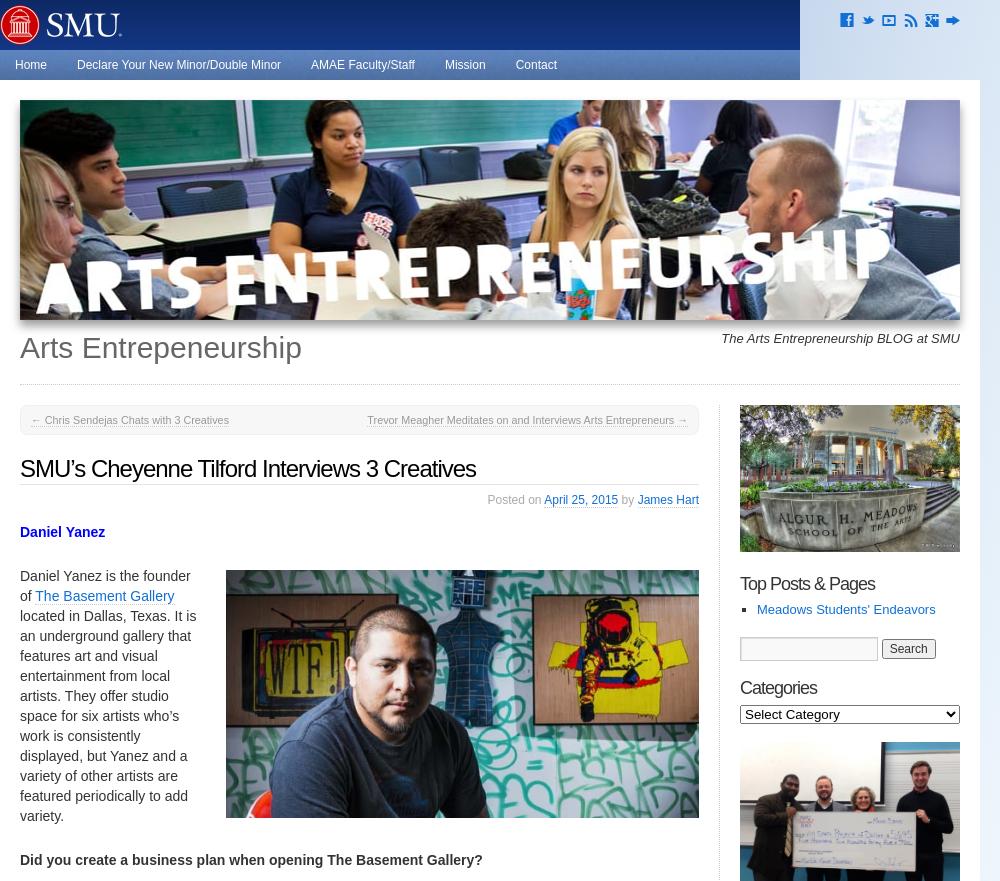  I want to click on 'Daniel Yanez is the founder of', so click(104, 586).